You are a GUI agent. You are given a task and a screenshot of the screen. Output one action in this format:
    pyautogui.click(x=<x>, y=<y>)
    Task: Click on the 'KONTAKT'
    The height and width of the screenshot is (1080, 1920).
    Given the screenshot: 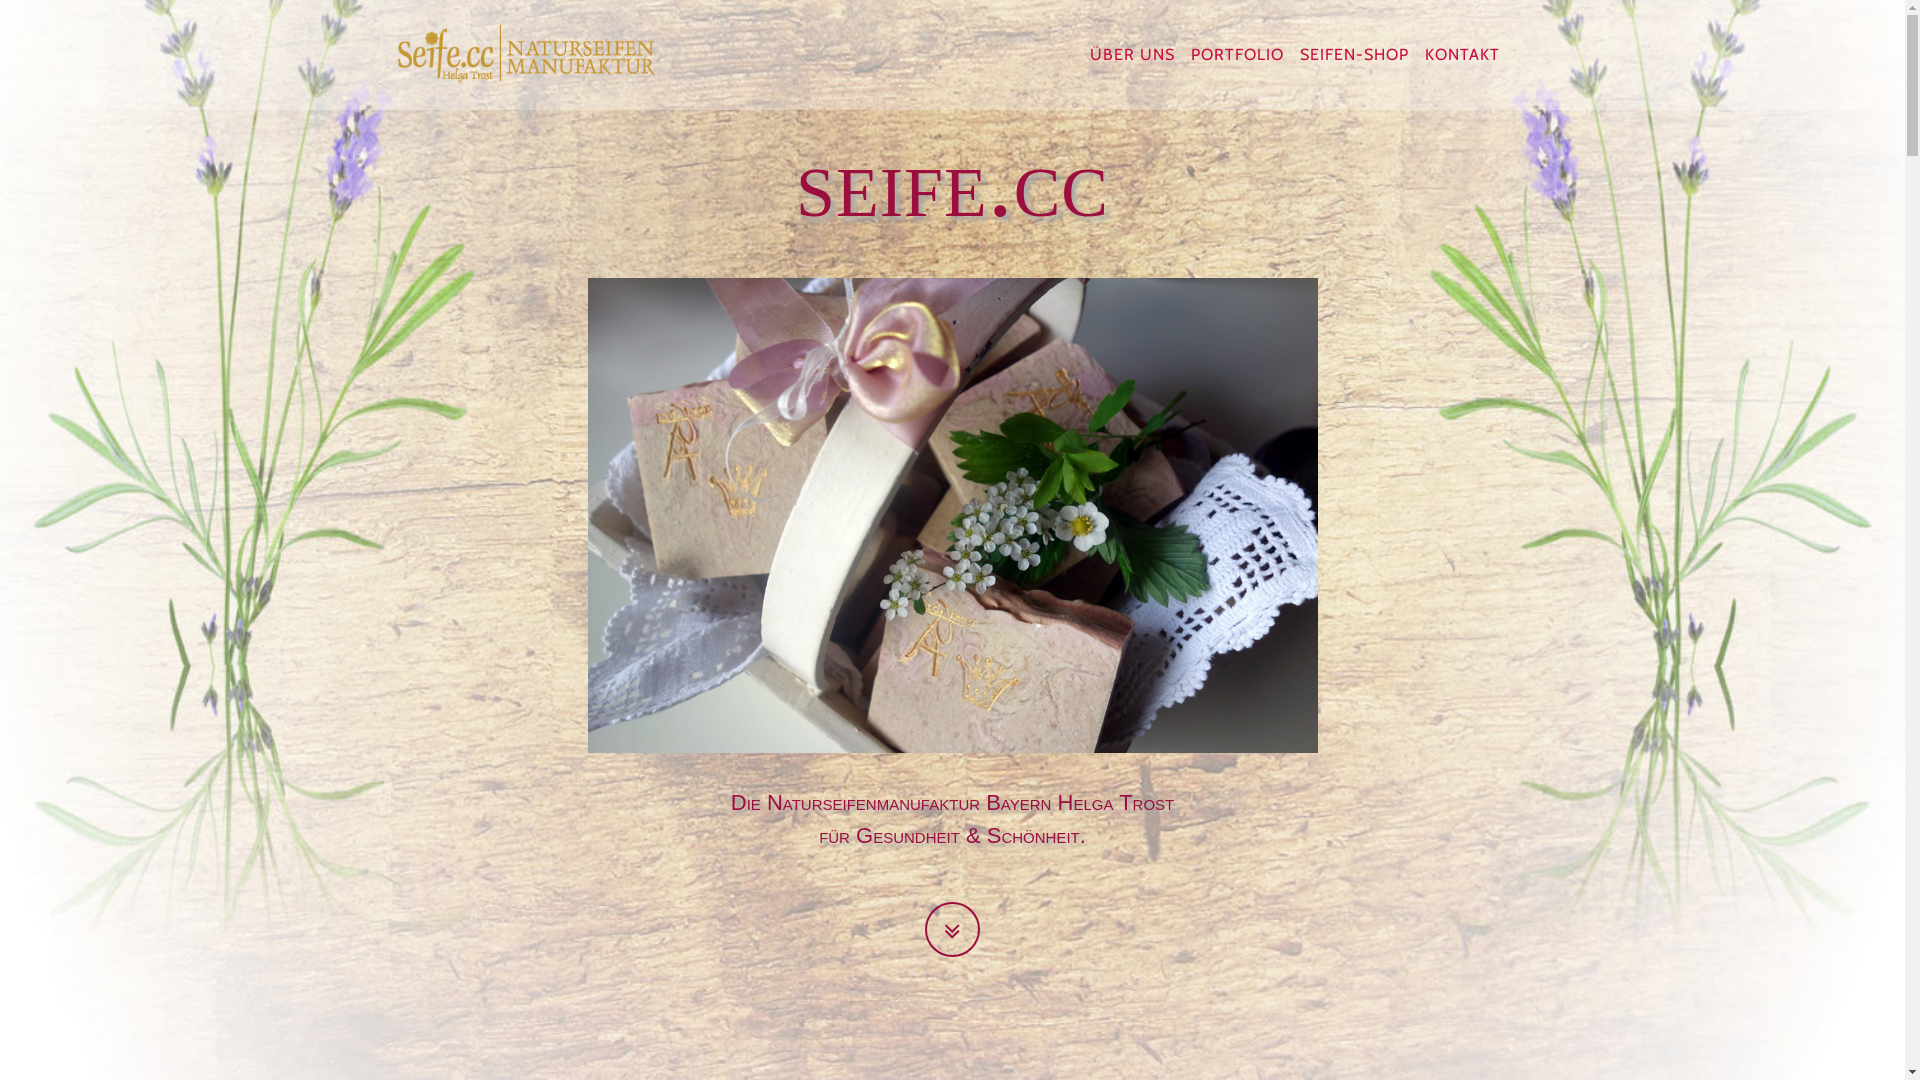 What is the action you would take?
    pyautogui.click(x=1415, y=53)
    